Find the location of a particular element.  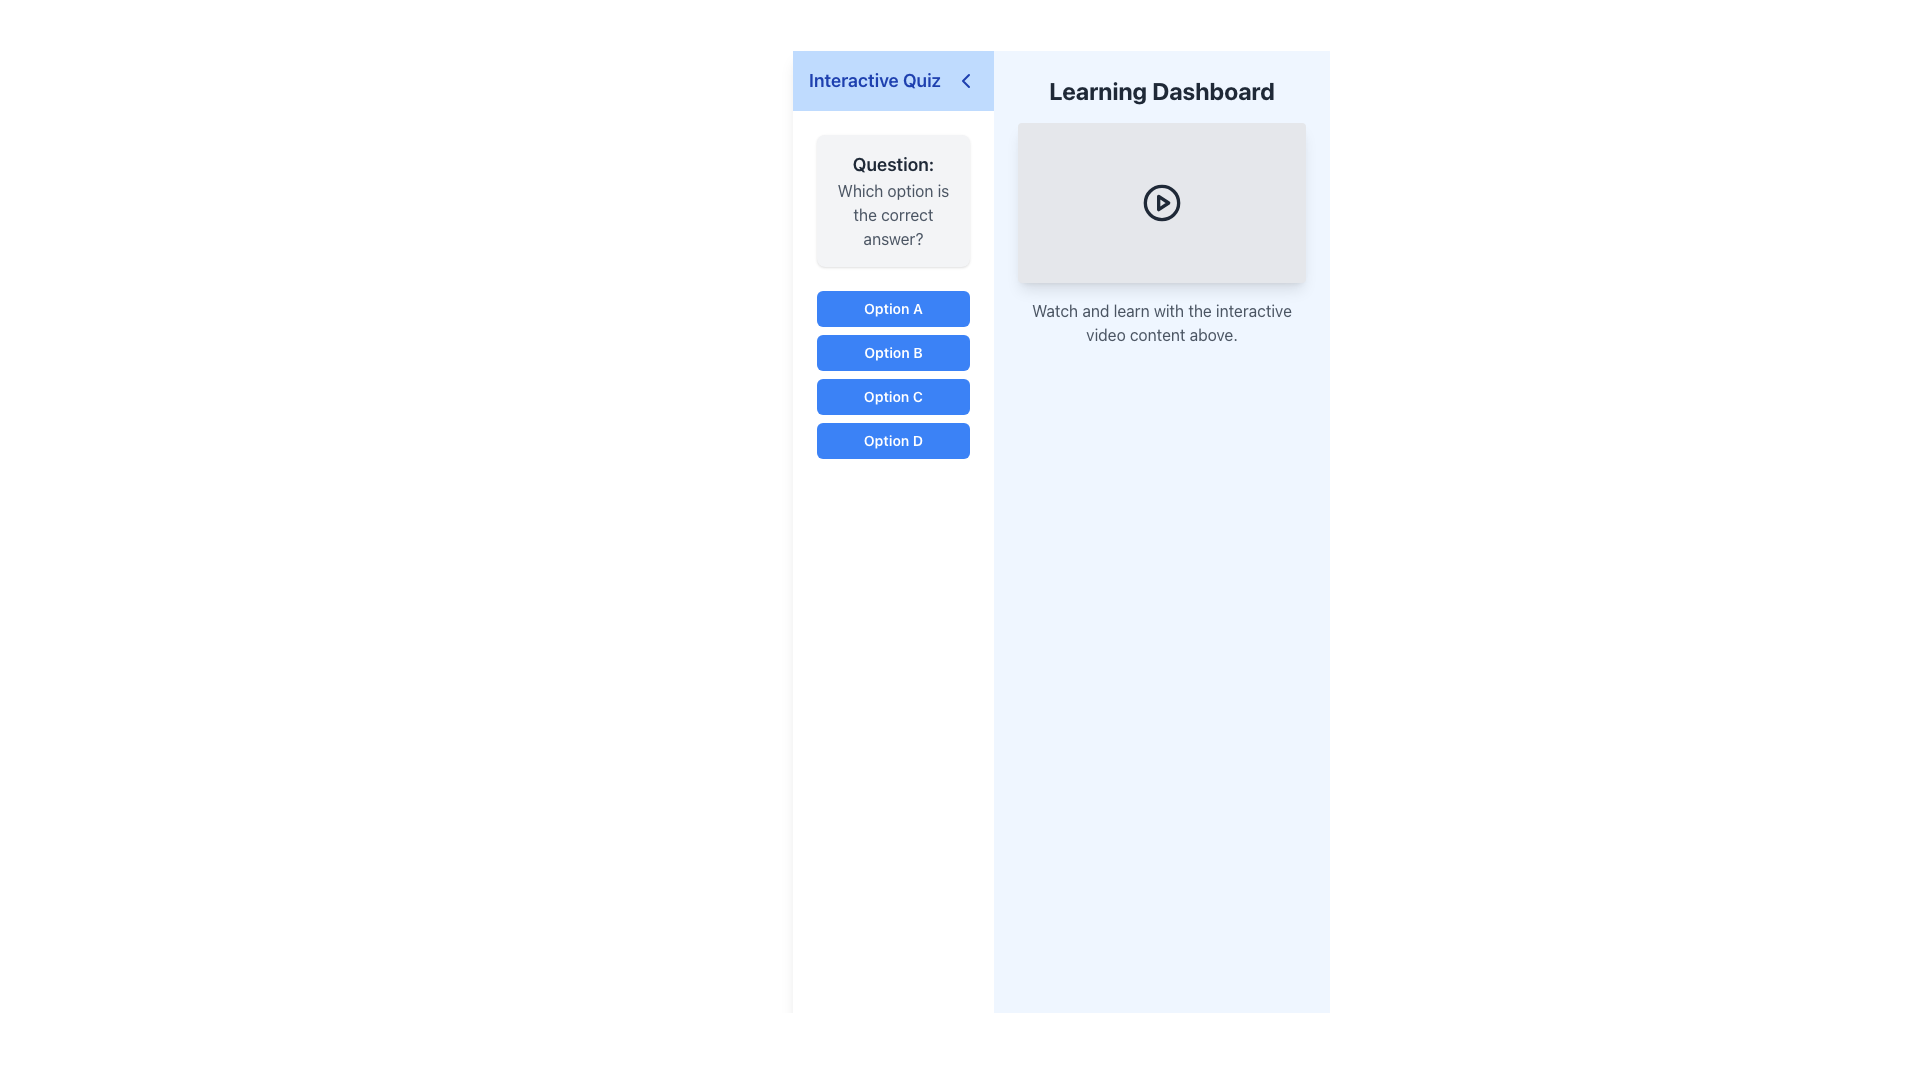

the leftward-pointing chevron button colored in blue, located to the right of the 'Interactive Quiz' text in the header bar is located at coordinates (965, 80).